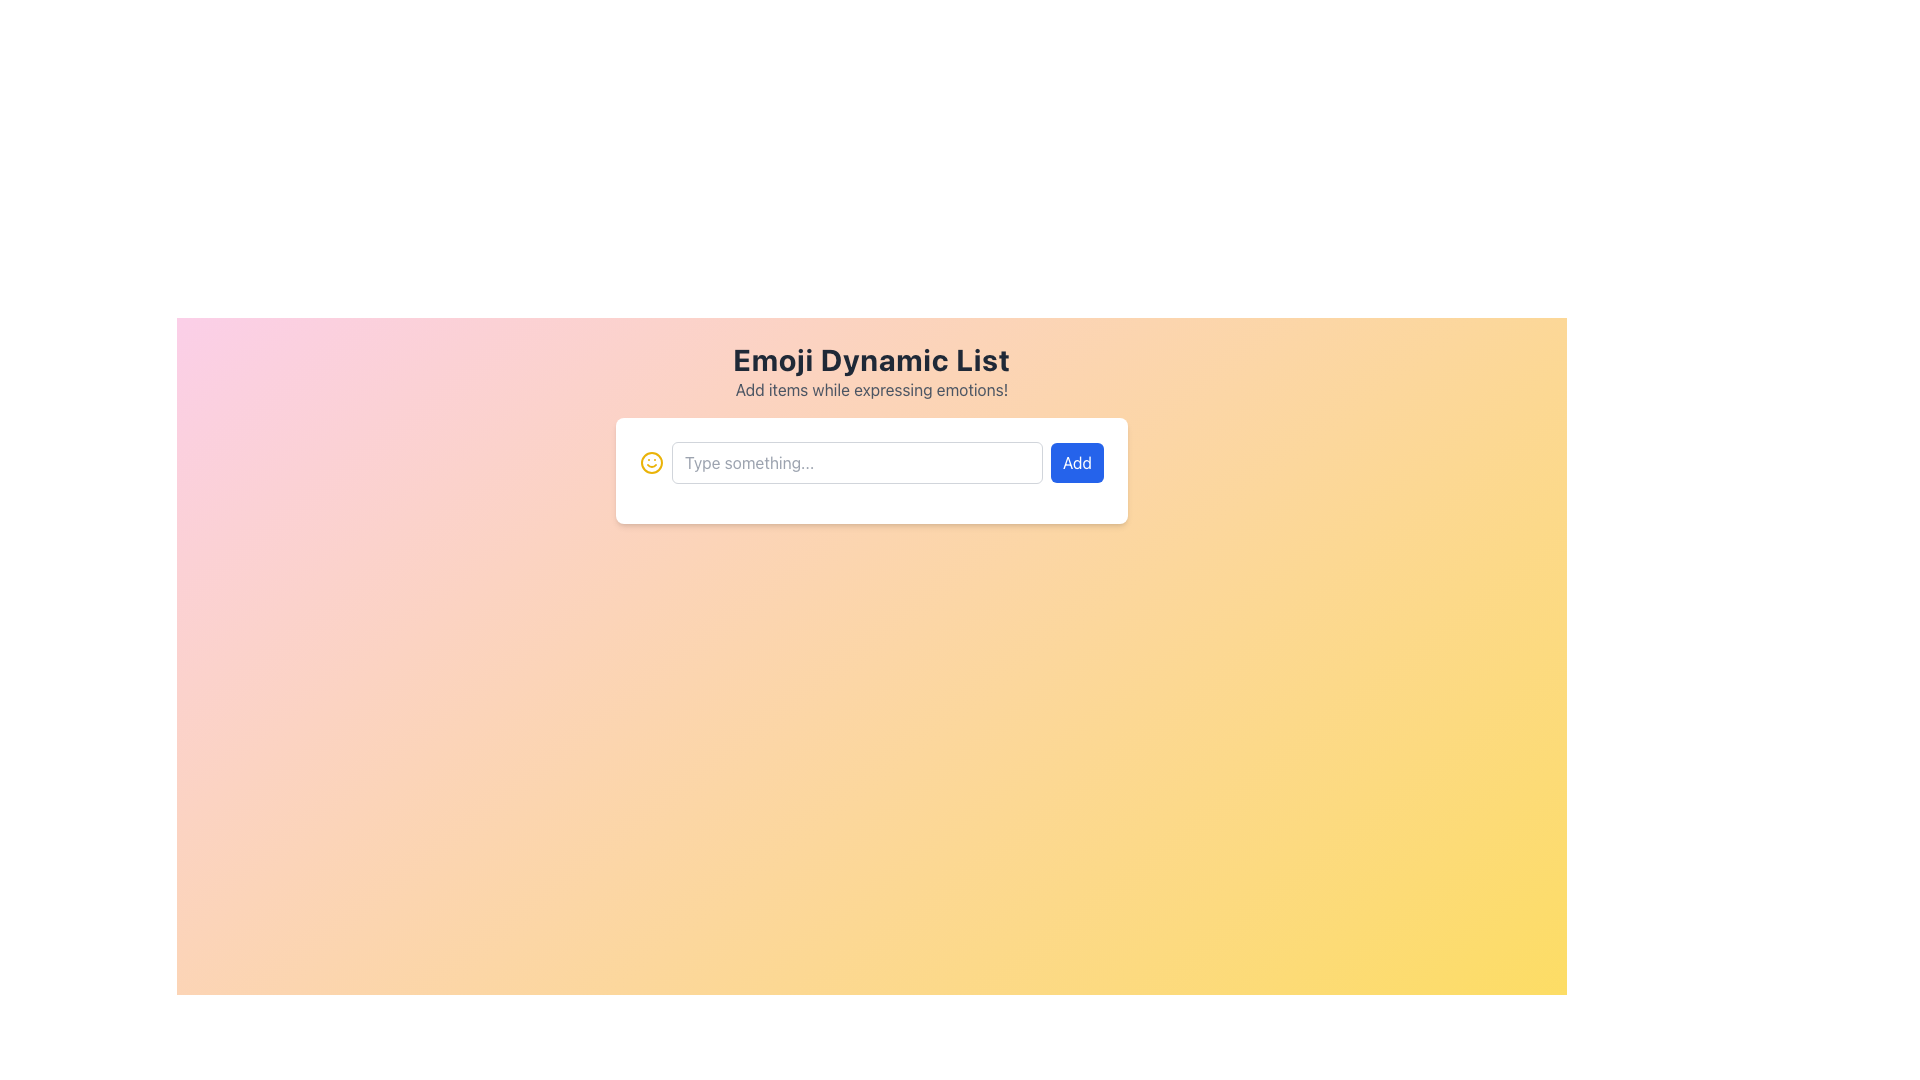 The image size is (1920, 1080). Describe the element at coordinates (872, 389) in the screenshot. I see `text label that contains 'Add items while expressing emotions!' positioned below the title 'Emoji Dynamic List.'` at that location.